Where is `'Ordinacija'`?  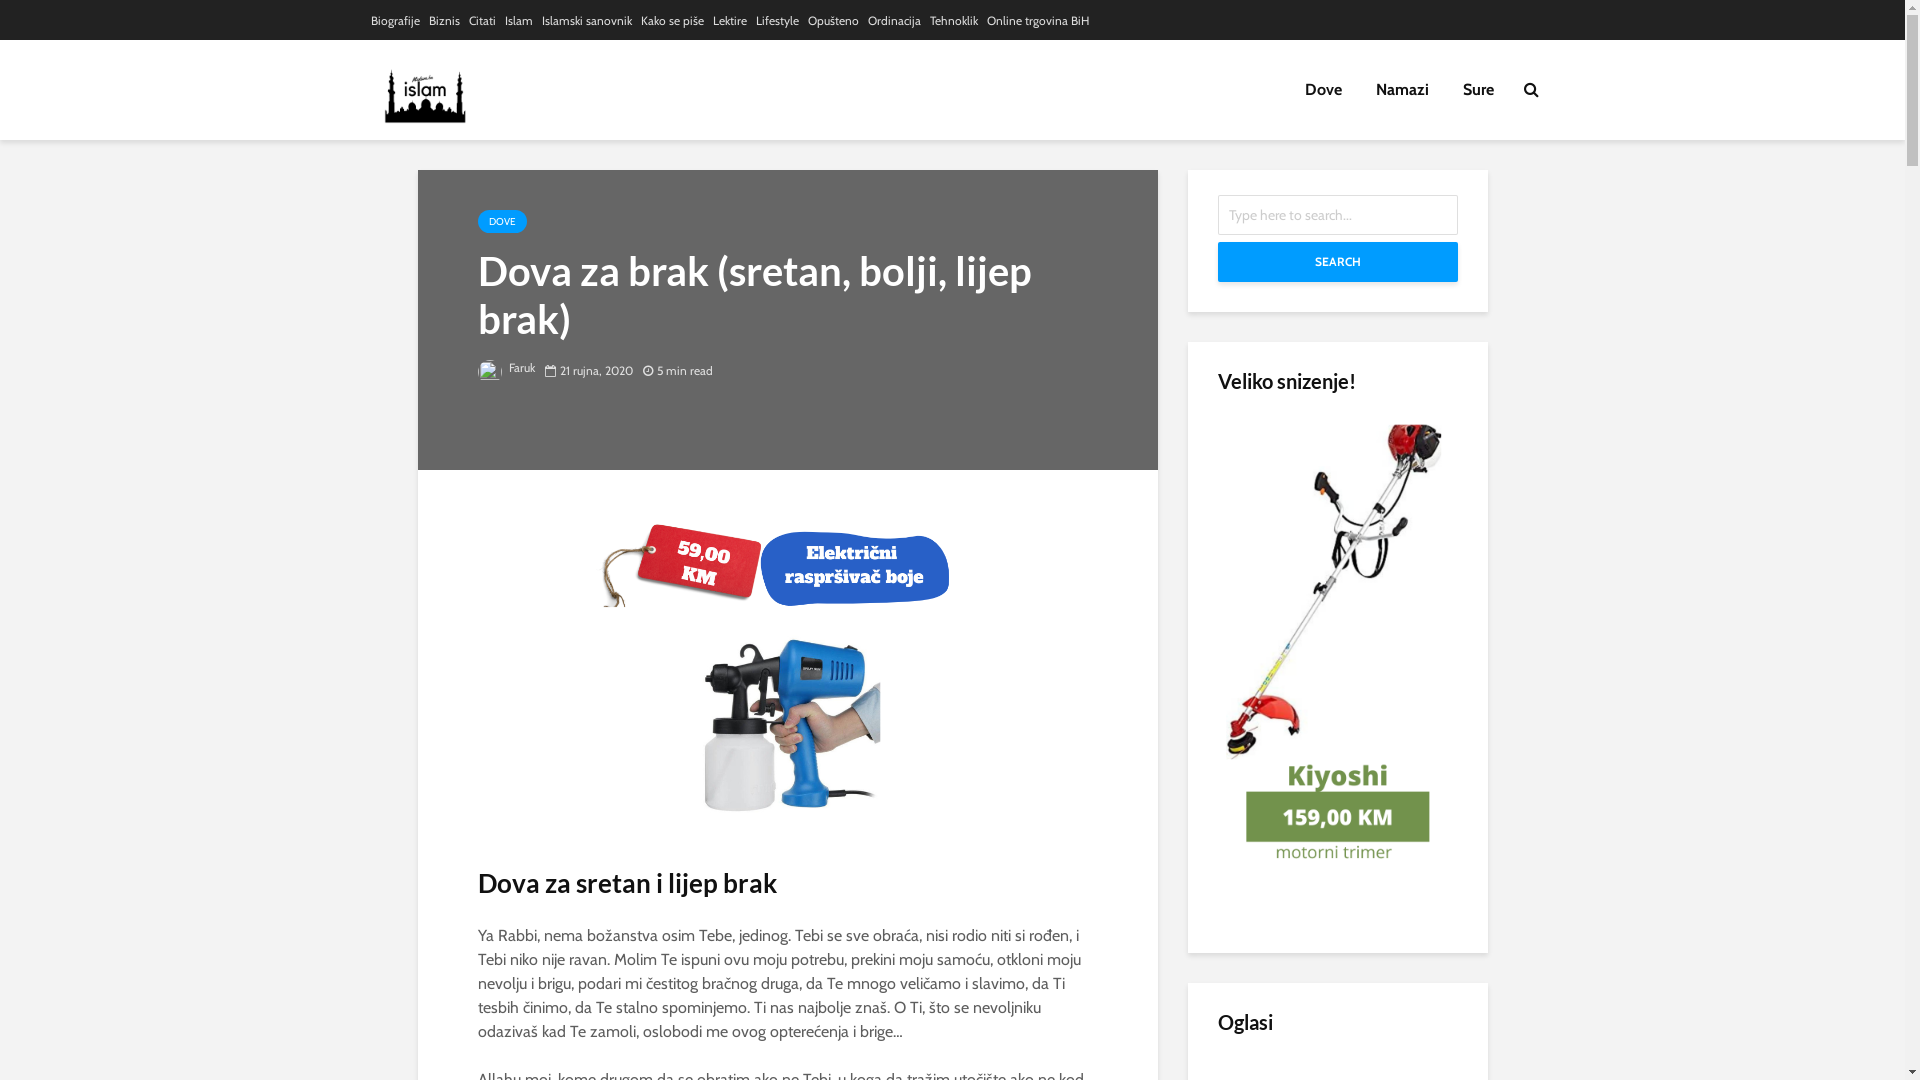
'Ordinacija' is located at coordinates (893, 20).